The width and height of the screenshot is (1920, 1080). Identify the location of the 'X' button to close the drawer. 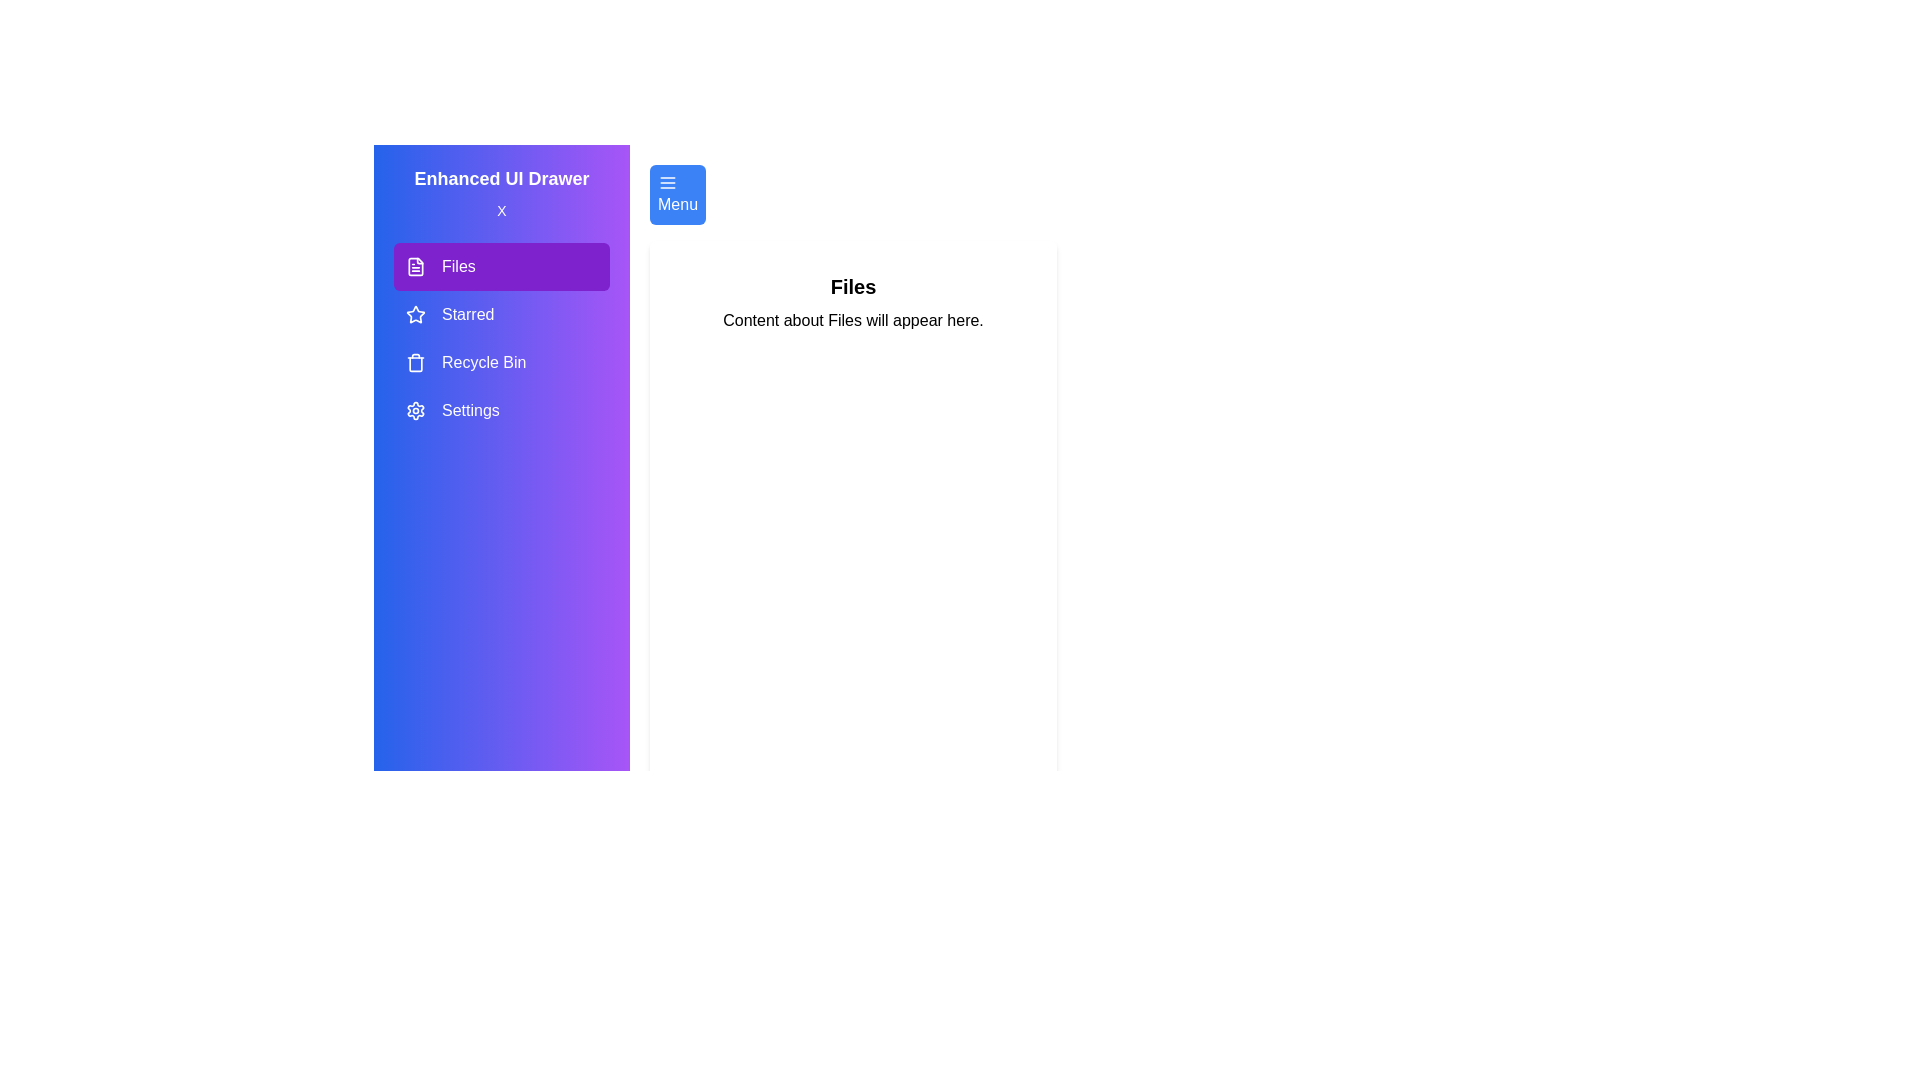
(502, 211).